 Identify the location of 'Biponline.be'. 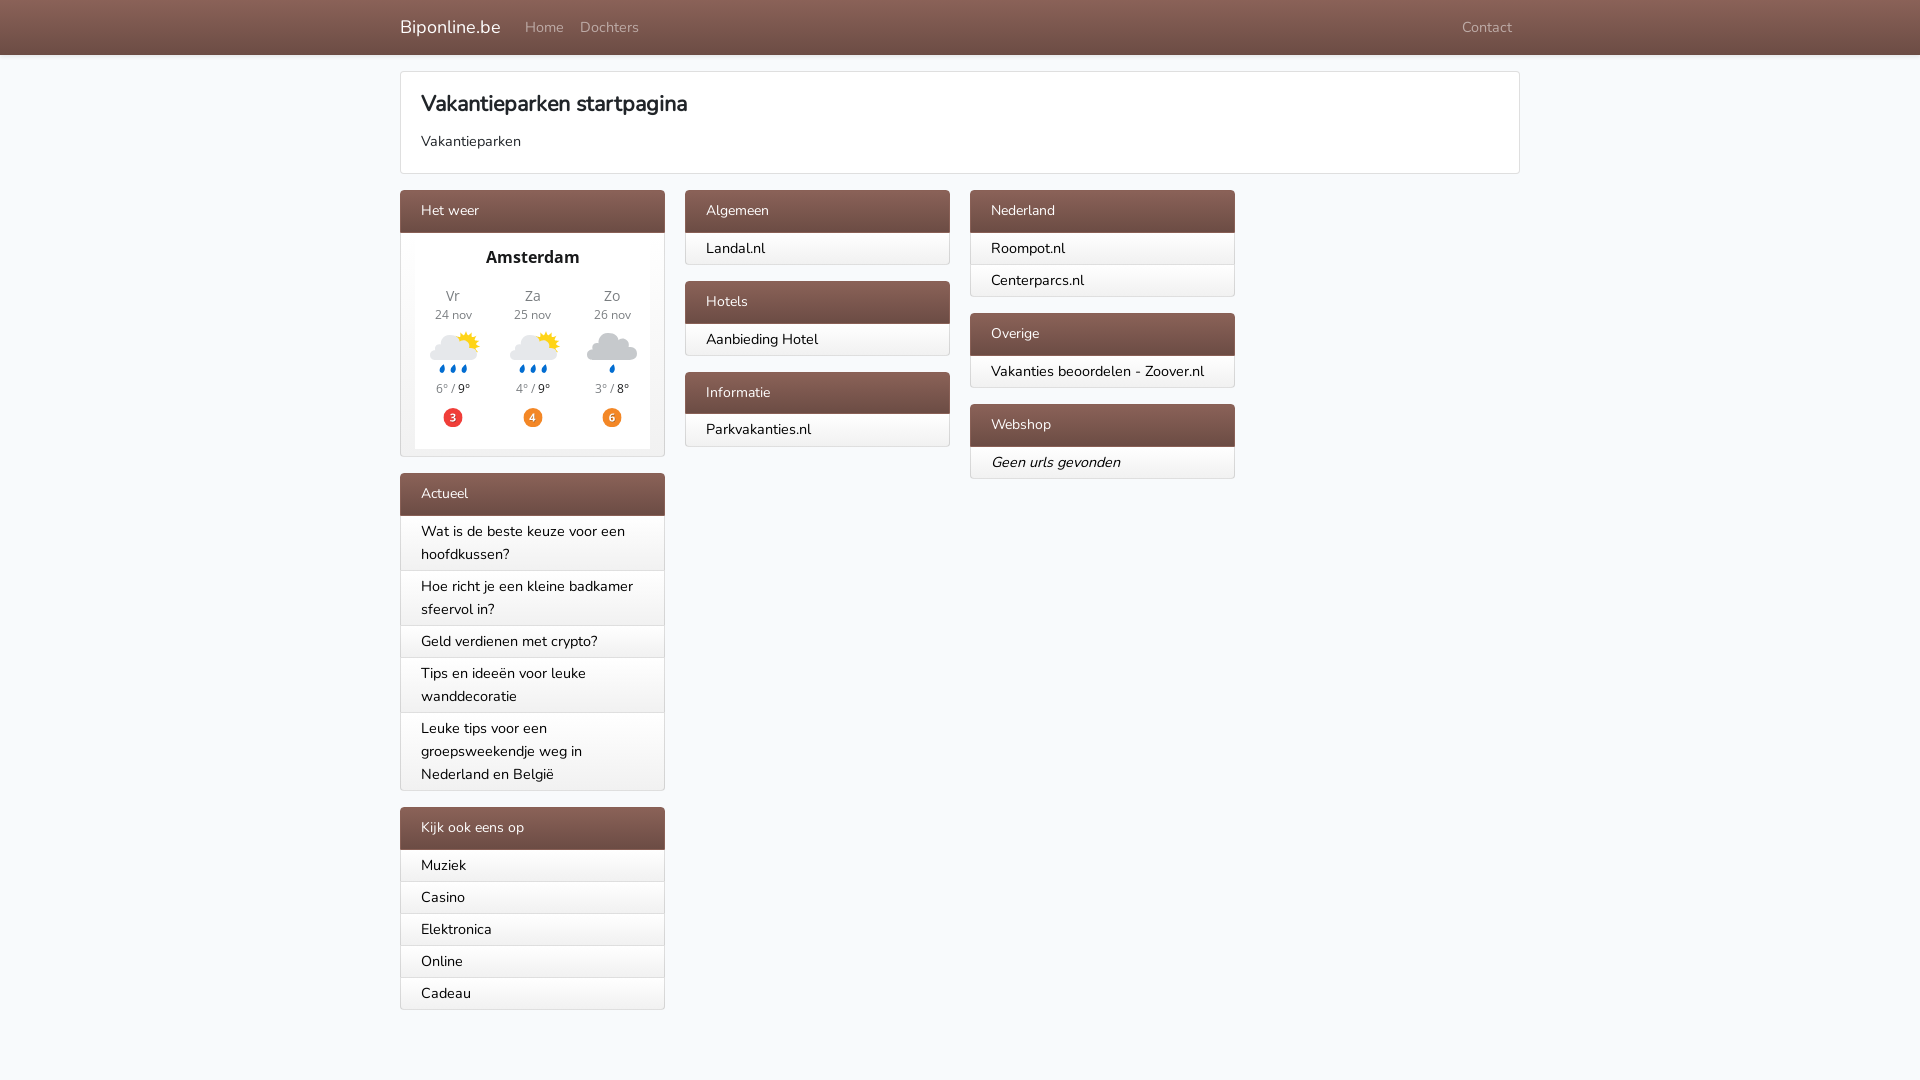
(449, 27).